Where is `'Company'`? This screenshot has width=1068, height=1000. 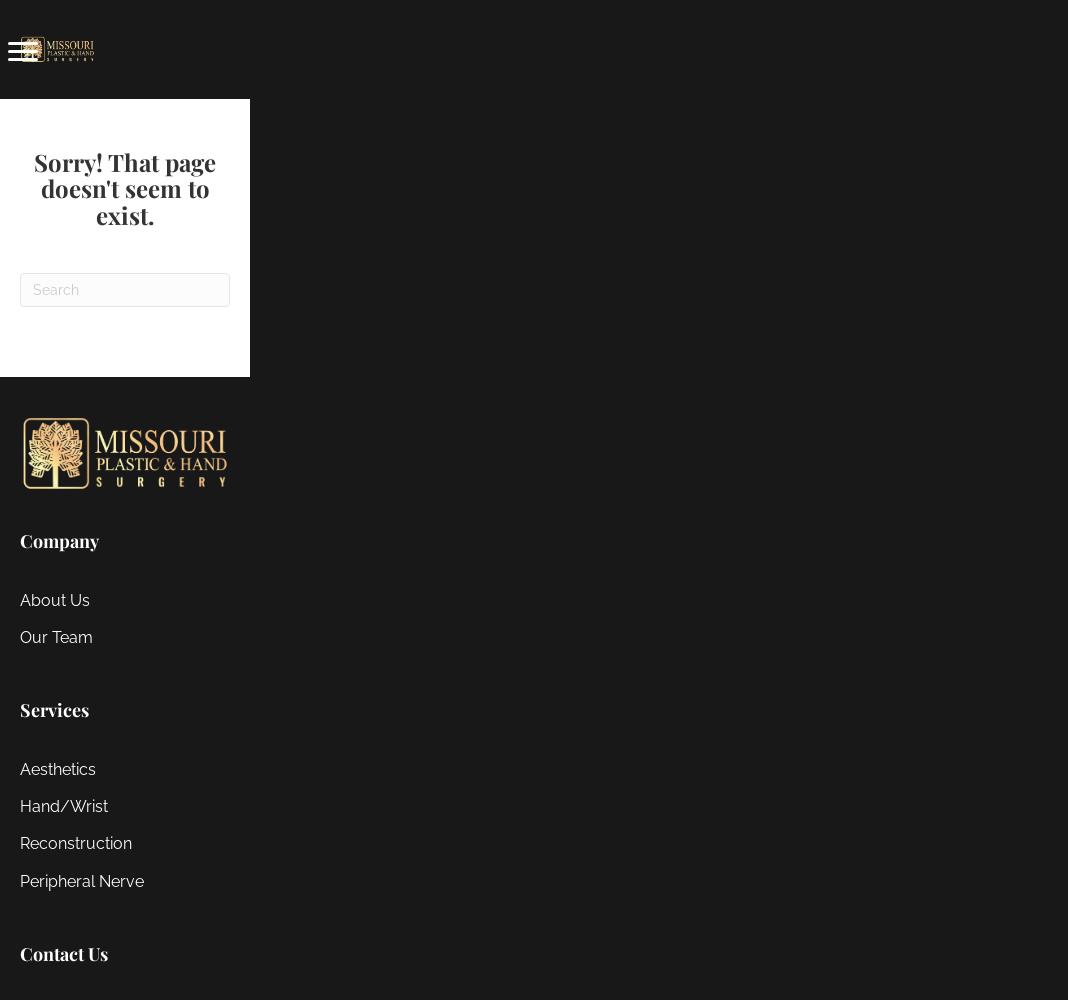
'Company' is located at coordinates (18, 540).